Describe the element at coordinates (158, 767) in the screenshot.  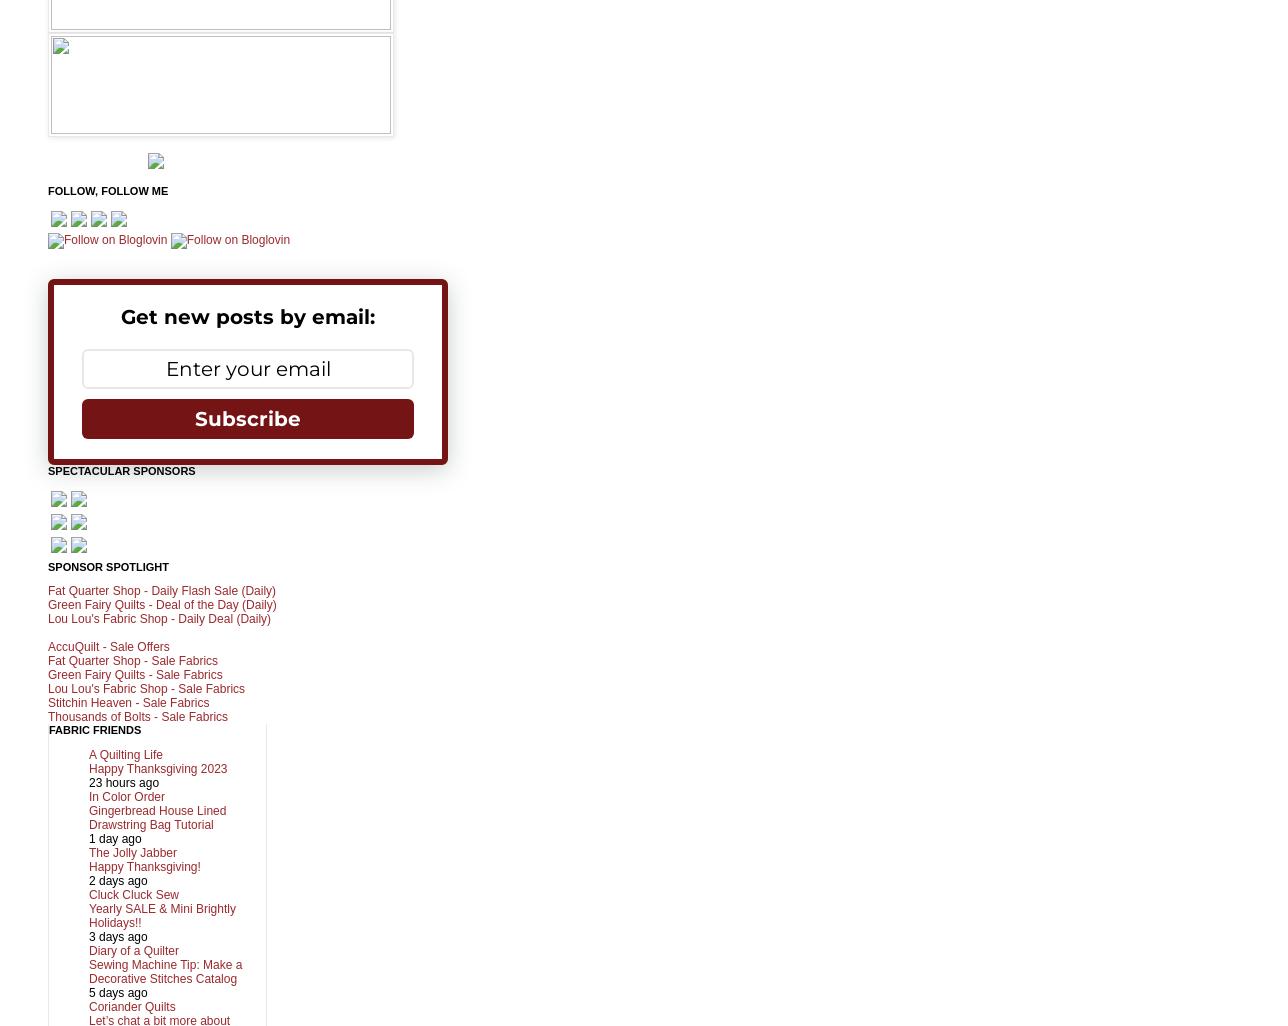
I see `'Happy Thanksgiving 2023'` at that location.